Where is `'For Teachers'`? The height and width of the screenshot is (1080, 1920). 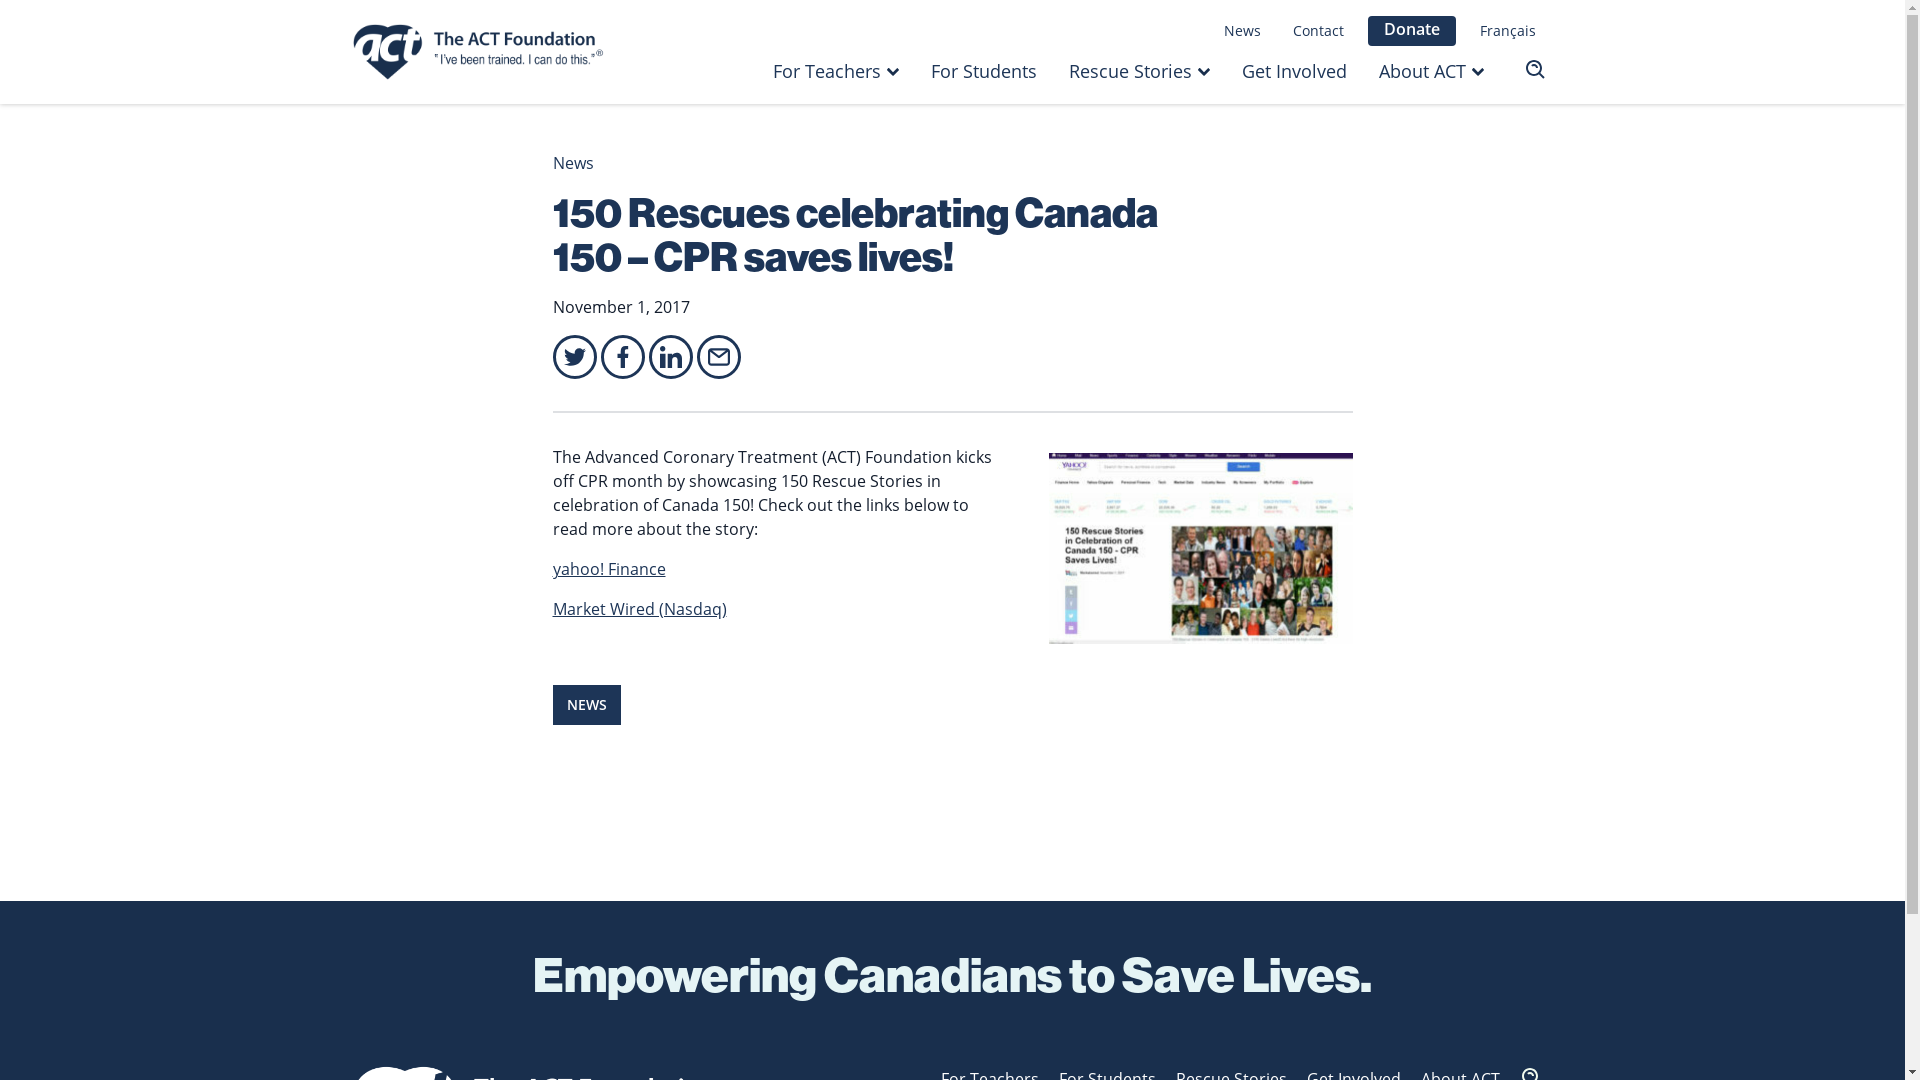
'For Teachers' is located at coordinates (826, 69).